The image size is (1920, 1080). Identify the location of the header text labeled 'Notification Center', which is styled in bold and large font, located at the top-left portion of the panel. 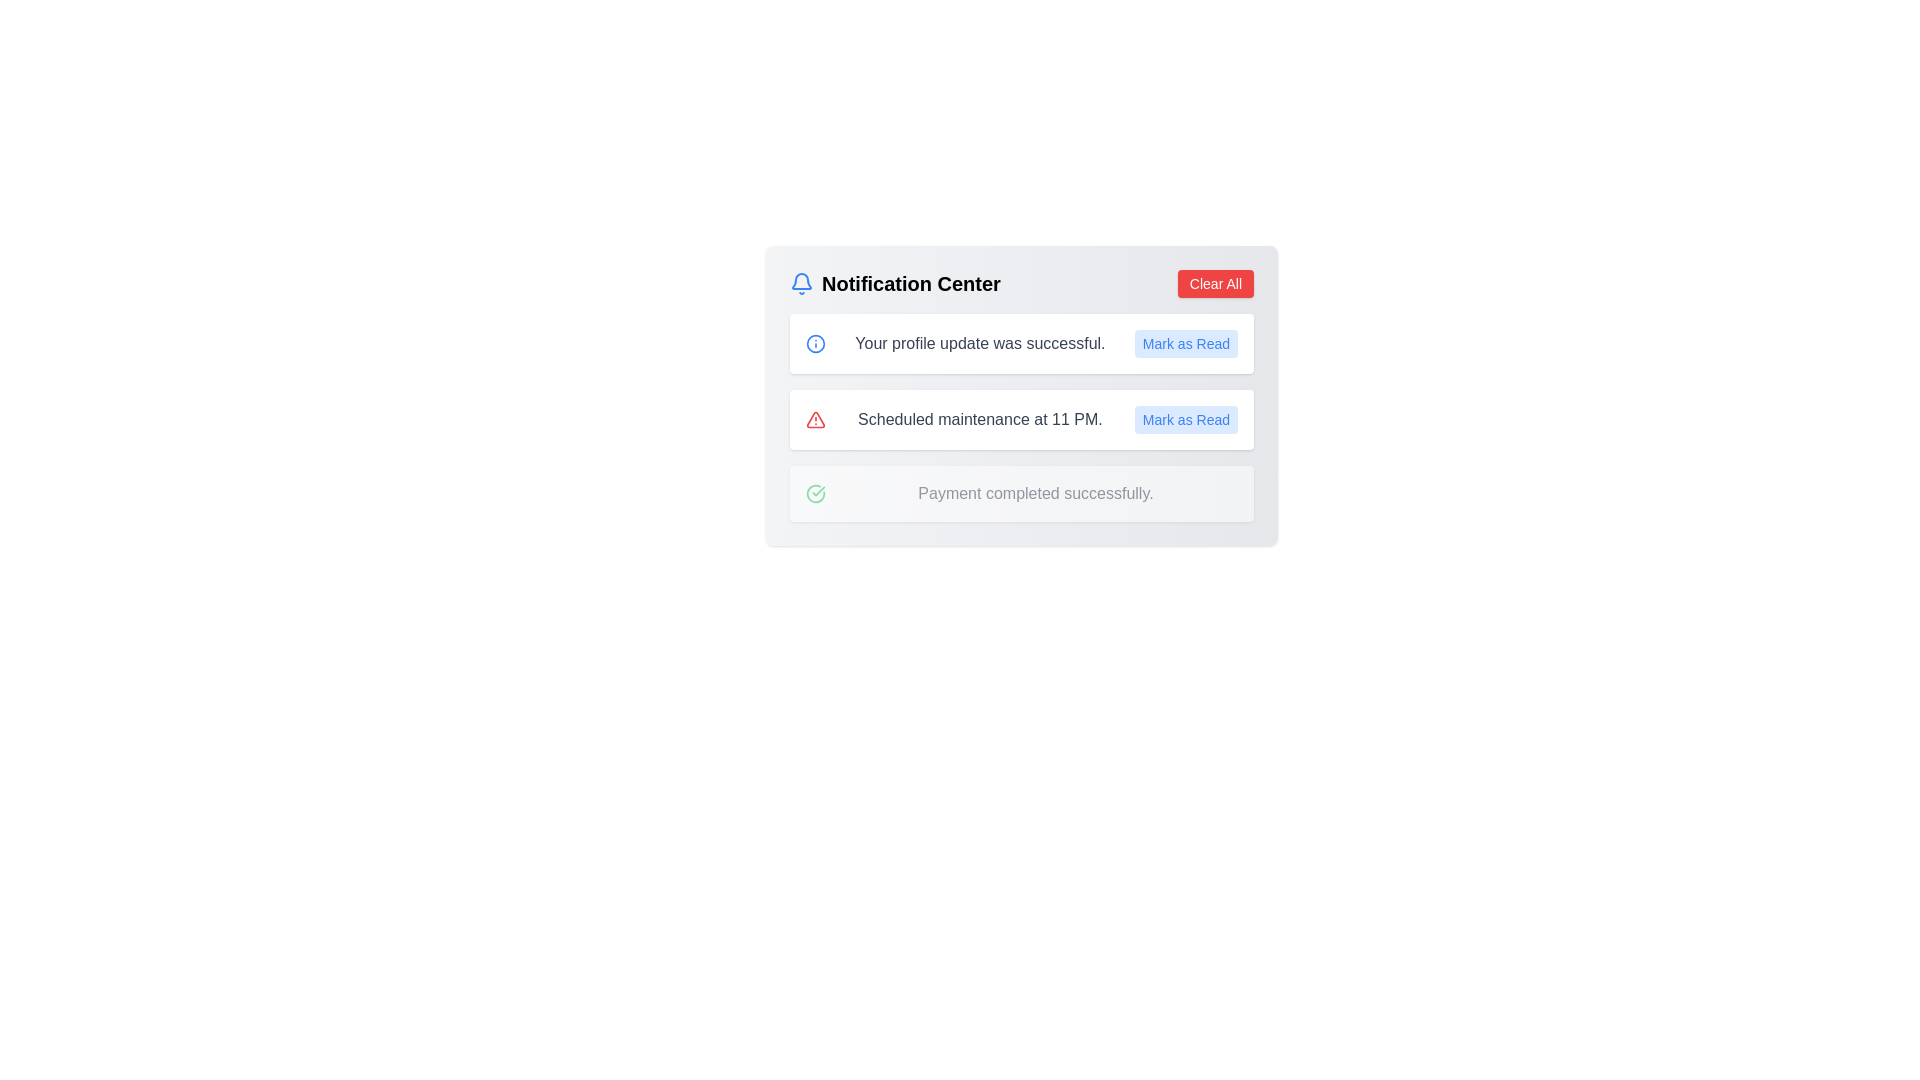
(910, 284).